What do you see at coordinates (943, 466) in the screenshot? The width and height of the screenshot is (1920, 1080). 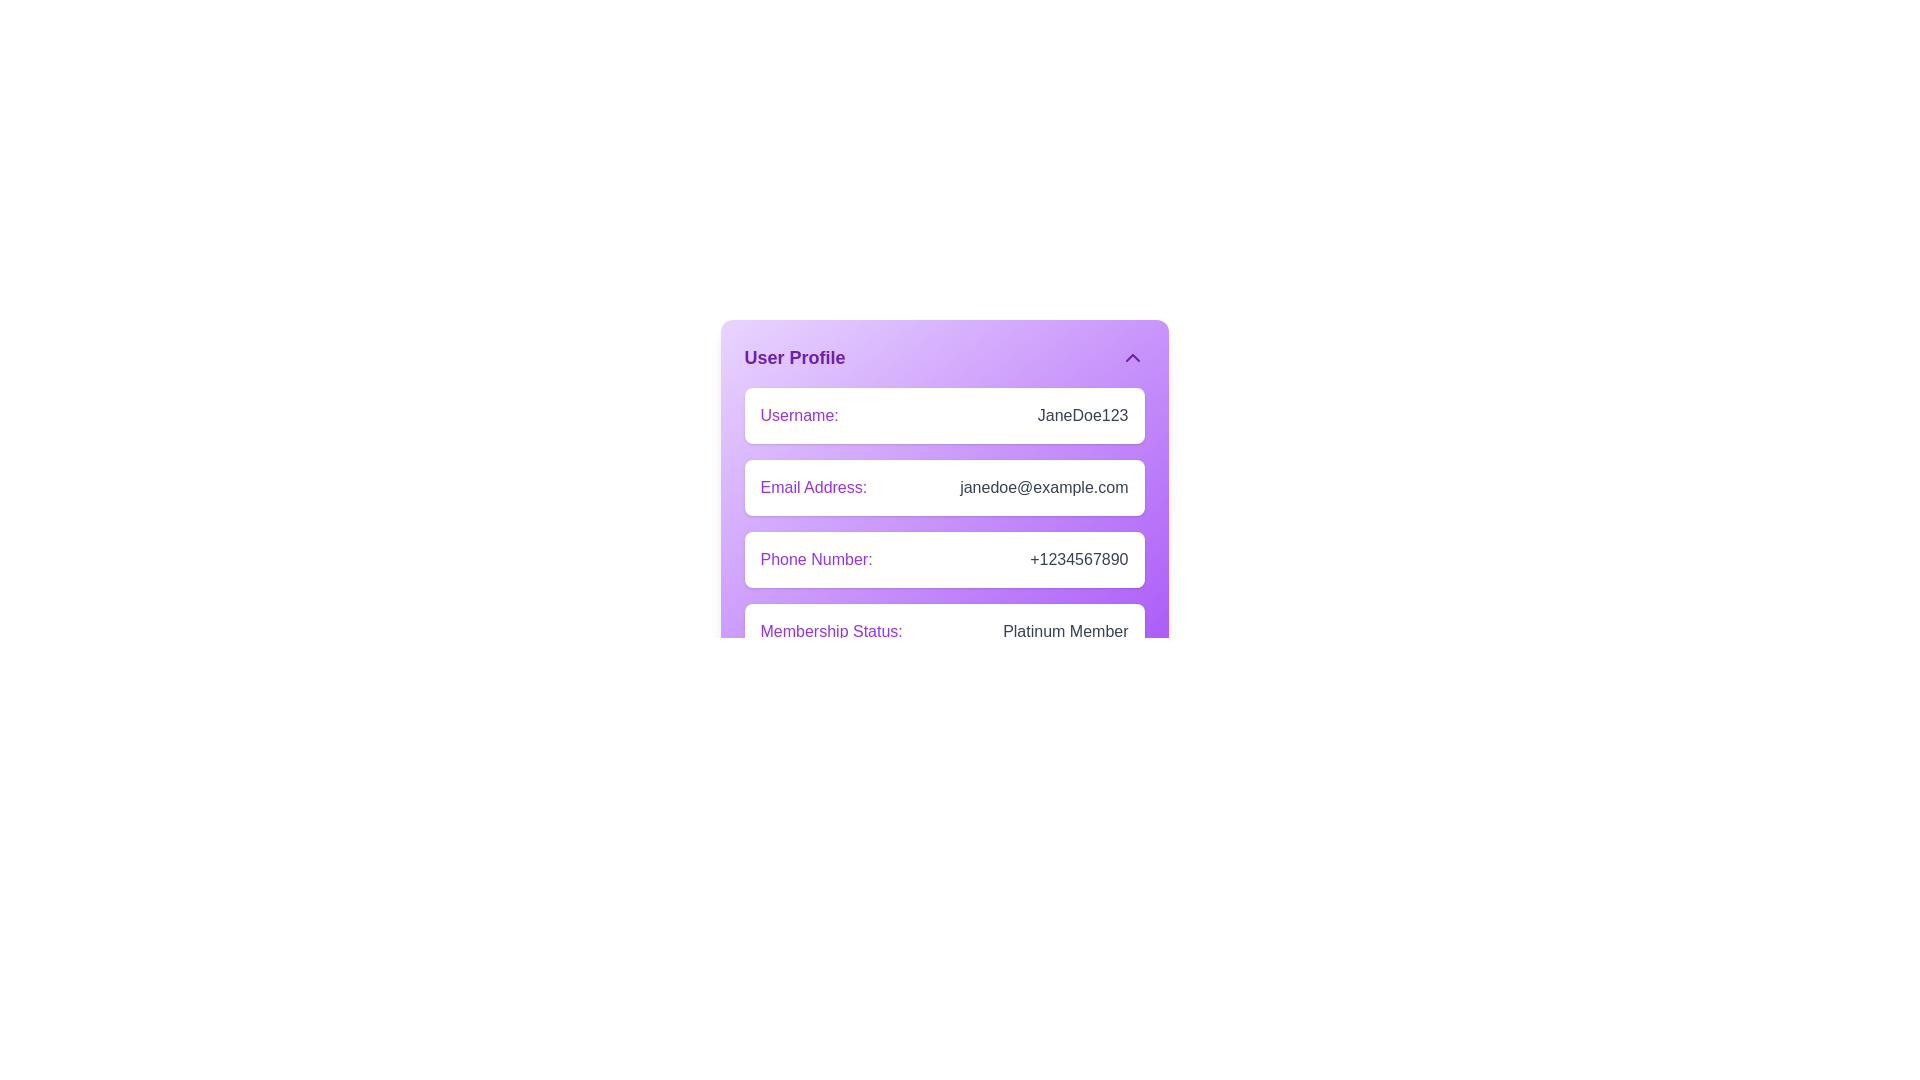 I see `the 'Email Address' field in the user profile block, which is displayed in a light purple background and is the second row of labeled data following 'Username'` at bounding box center [943, 466].